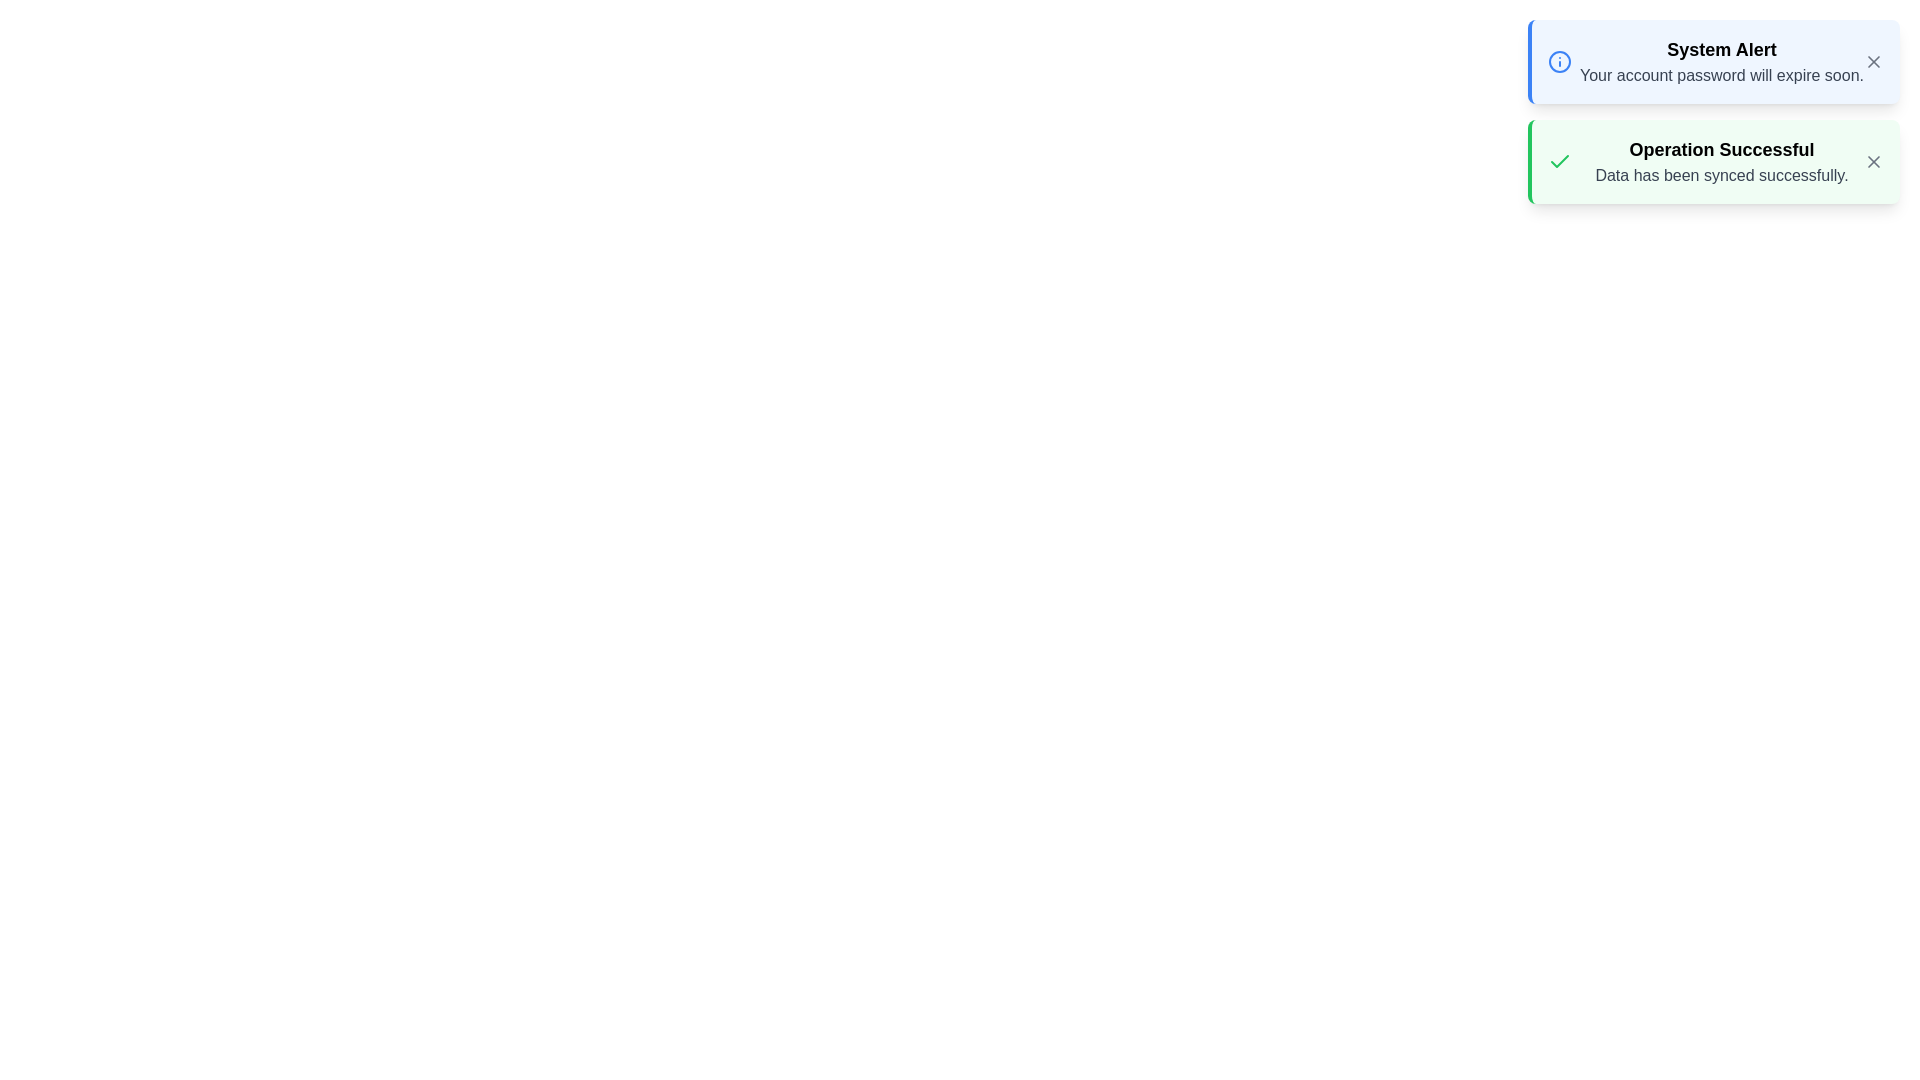 The width and height of the screenshot is (1920, 1080). I want to click on the description of the notification with ID 1, so click(1721, 60).